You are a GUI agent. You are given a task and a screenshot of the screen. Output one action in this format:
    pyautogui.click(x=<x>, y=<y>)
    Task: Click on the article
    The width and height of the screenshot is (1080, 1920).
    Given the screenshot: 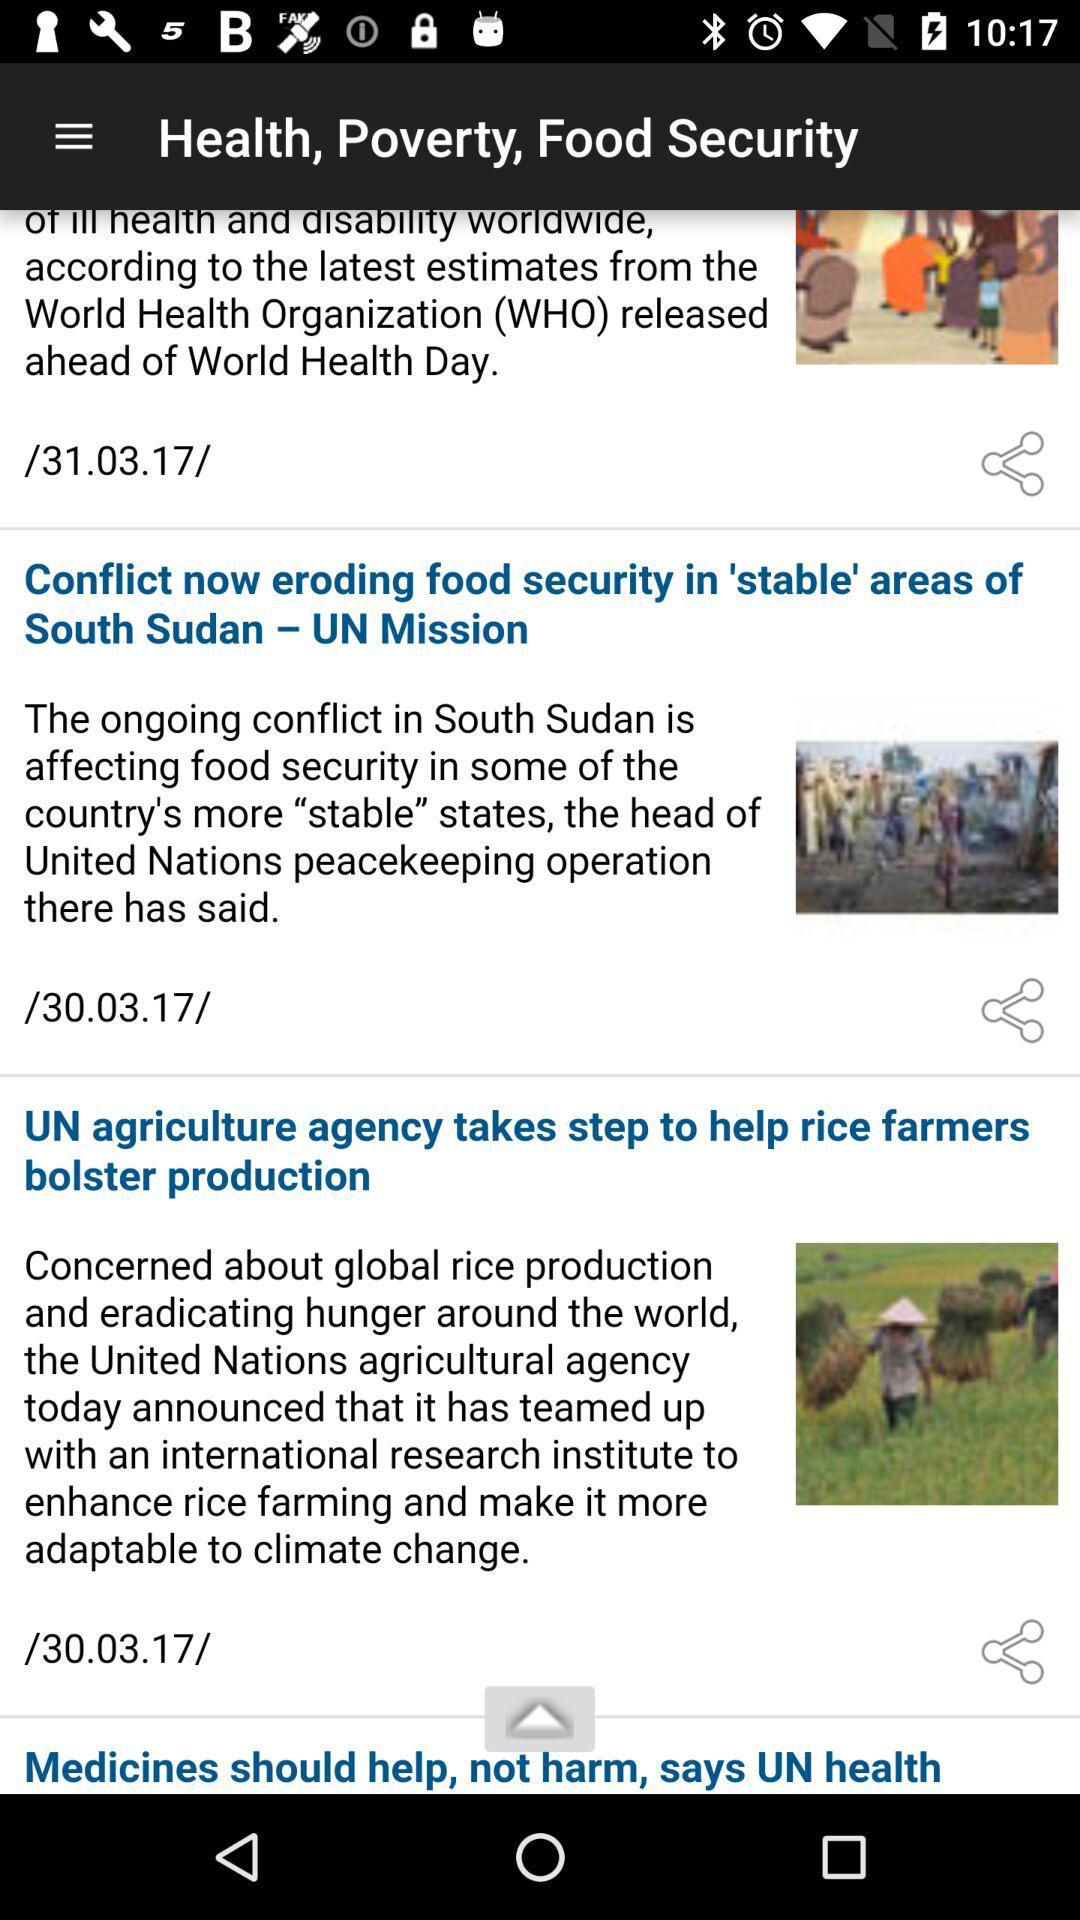 What is the action you would take?
    pyautogui.click(x=540, y=803)
    